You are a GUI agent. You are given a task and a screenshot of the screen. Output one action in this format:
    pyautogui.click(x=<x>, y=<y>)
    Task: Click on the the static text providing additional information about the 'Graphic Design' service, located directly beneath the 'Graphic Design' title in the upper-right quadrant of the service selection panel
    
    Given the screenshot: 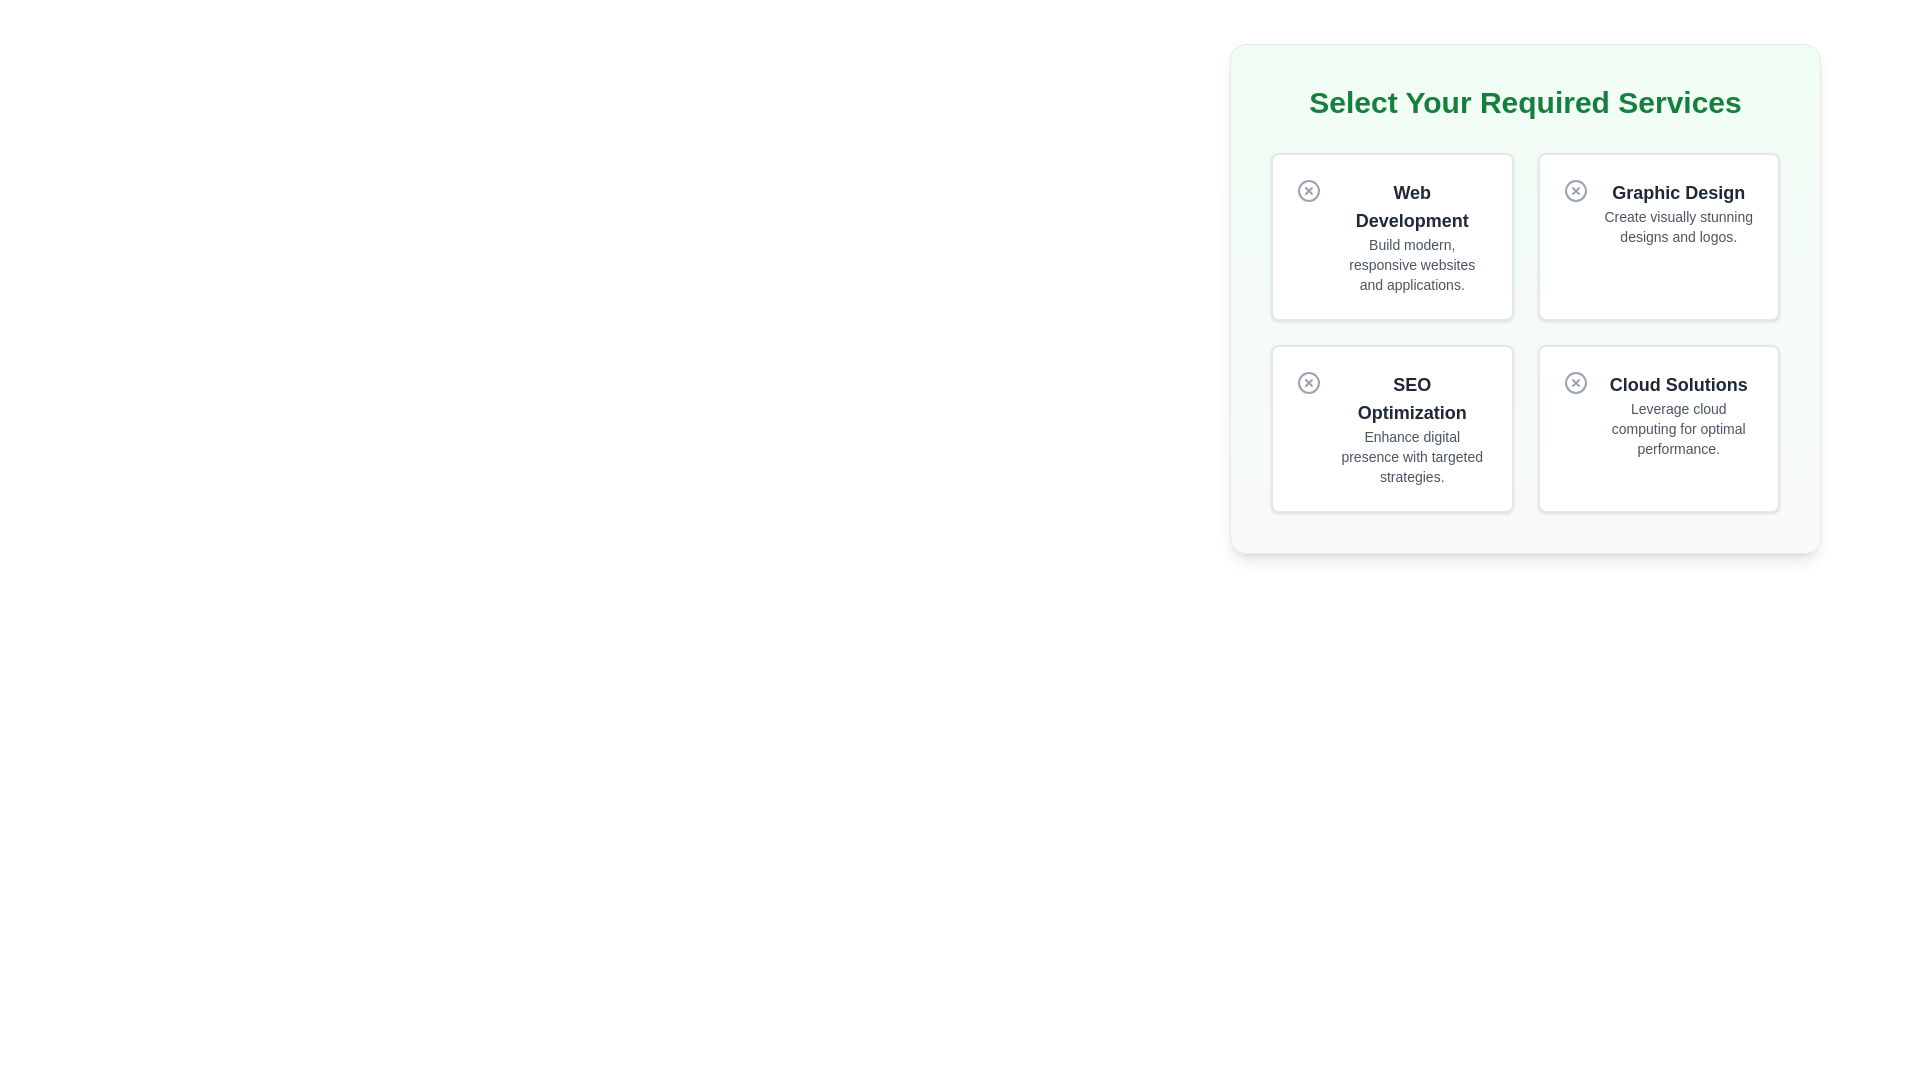 What is the action you would take?
    pyautogui.click(x=1678, y=226)
    